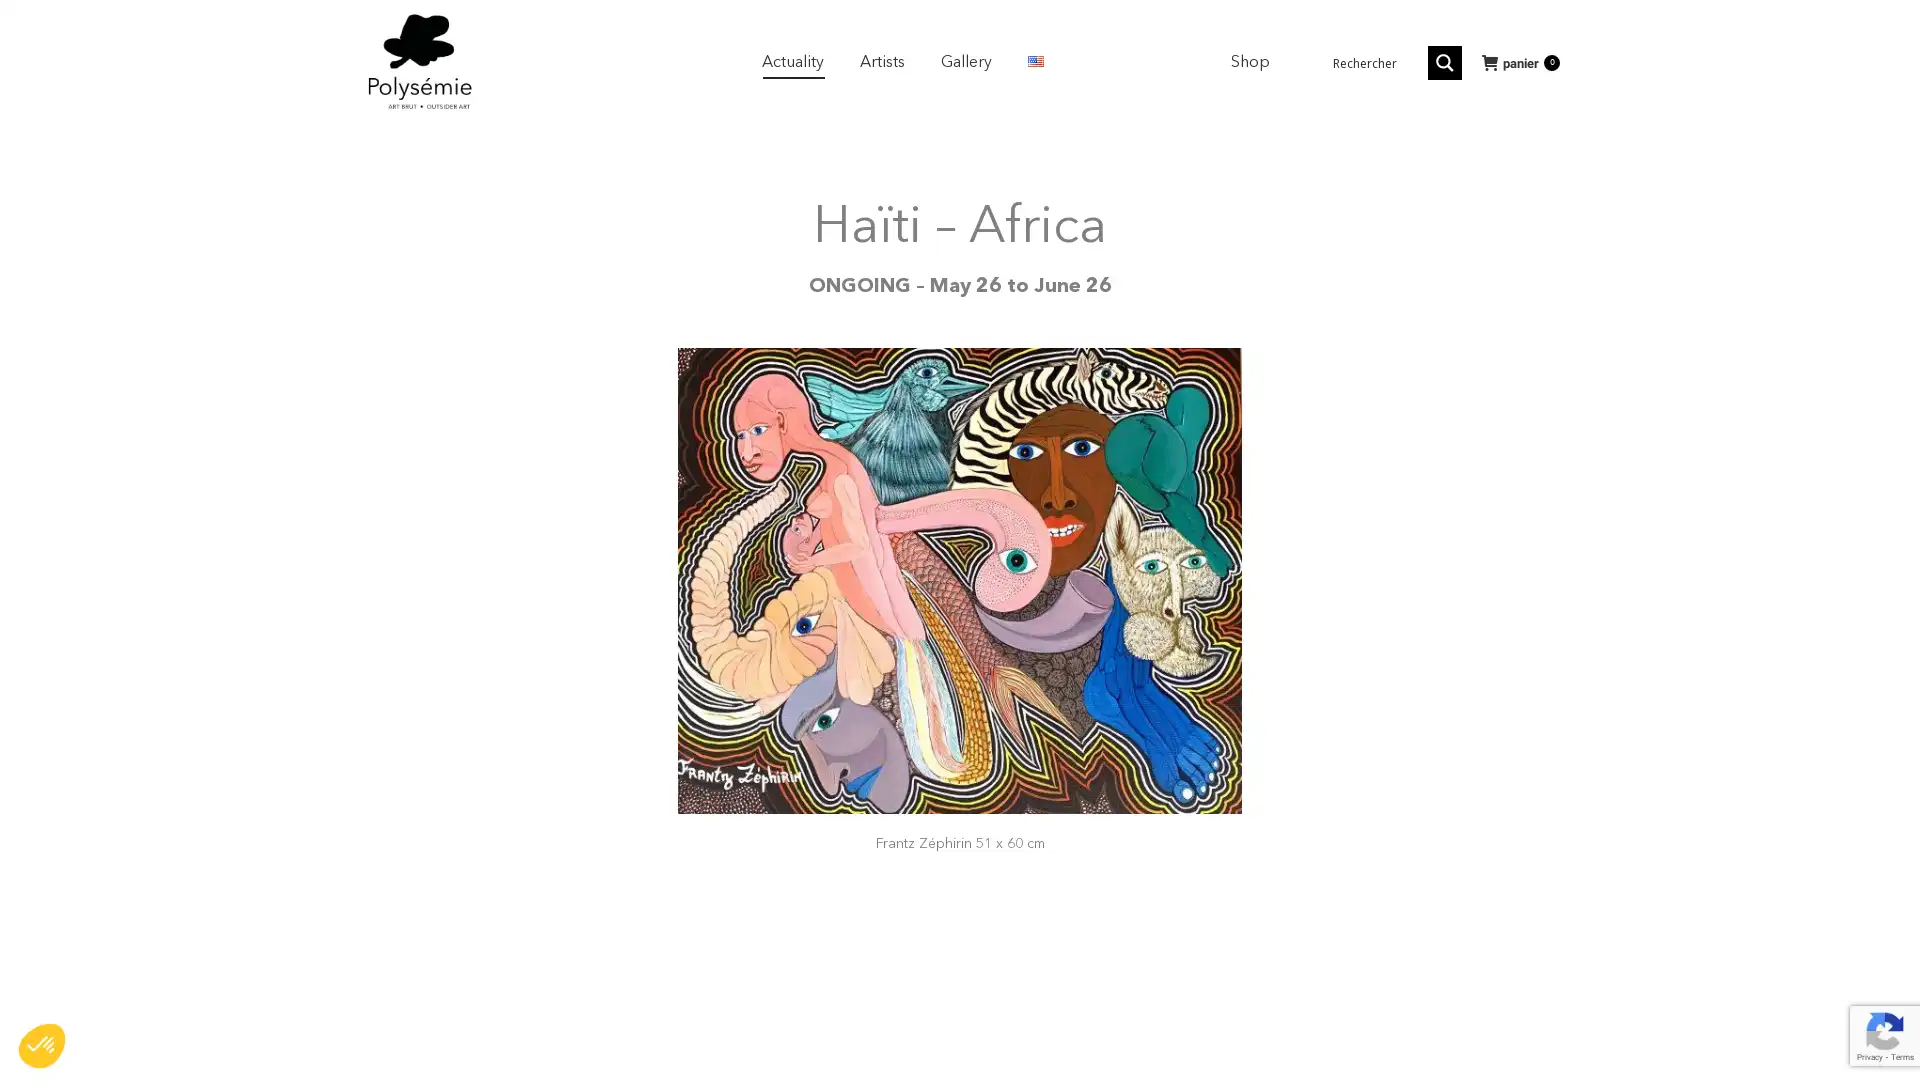 Image resolution: width=1920 pixels, height=1080 pixels. Describe the element at coordinates (230, 978) in the screenshot. I see `Je choisis` at that location.